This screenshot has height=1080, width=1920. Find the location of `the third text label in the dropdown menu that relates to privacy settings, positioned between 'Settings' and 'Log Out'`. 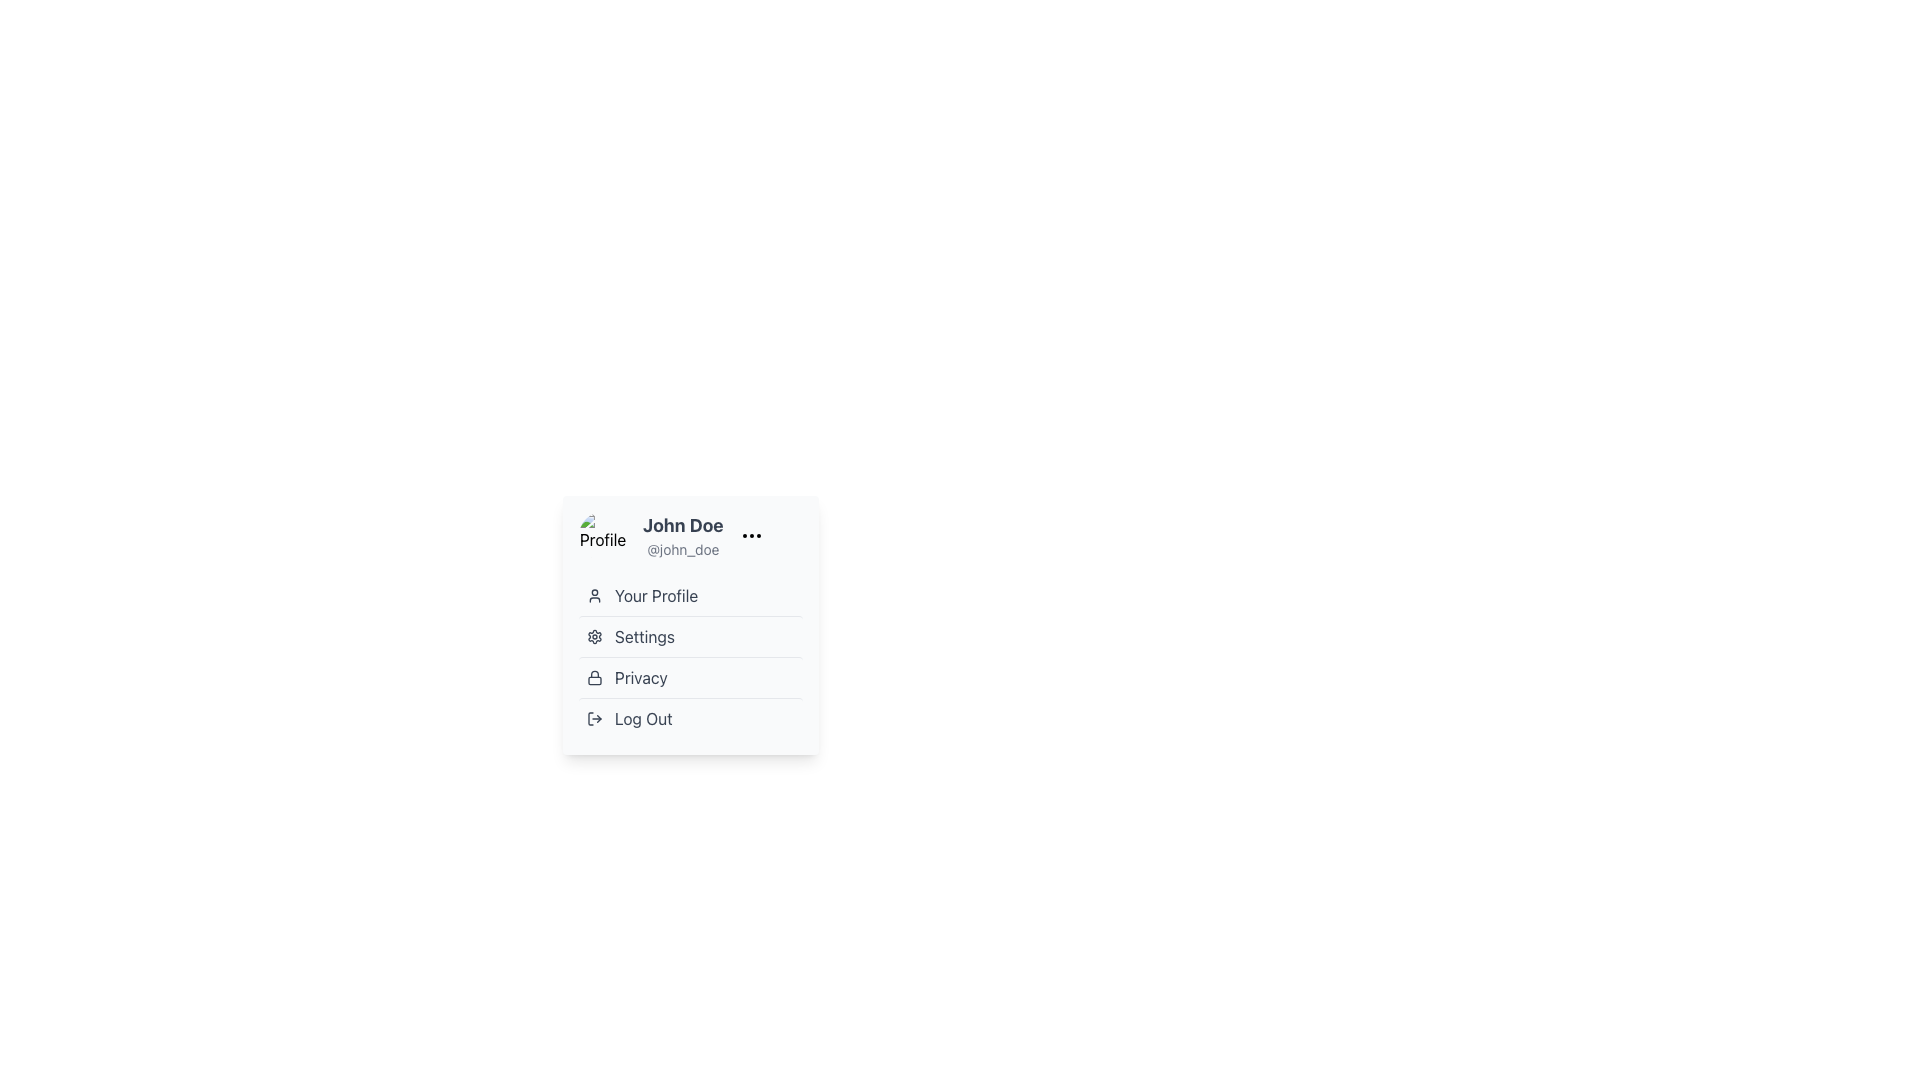

the third text label in the dropdown menu that relates to privacy settings, positioned between 'Settings' and 'Log Out' is located at coordinates (641, 677).